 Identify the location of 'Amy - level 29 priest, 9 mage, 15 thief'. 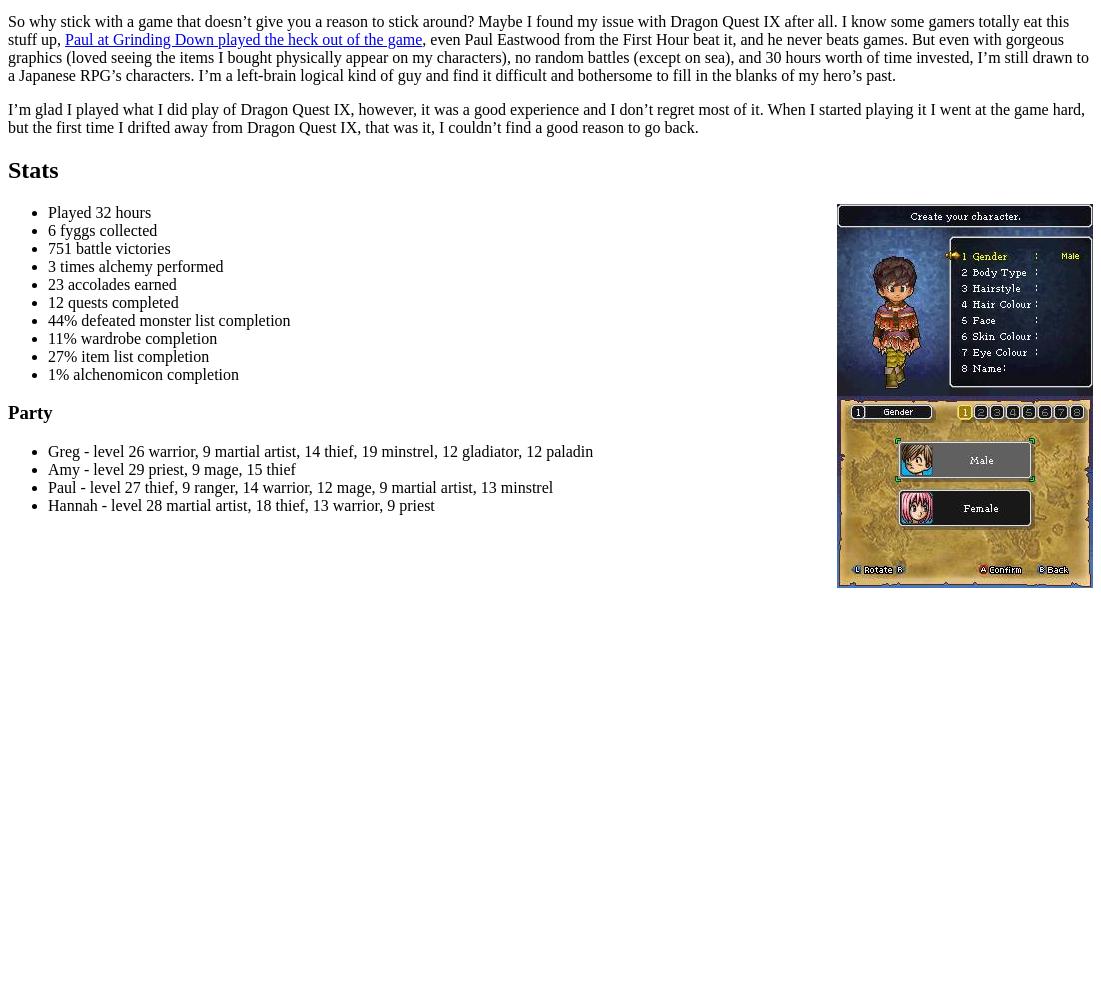
(170, 468).